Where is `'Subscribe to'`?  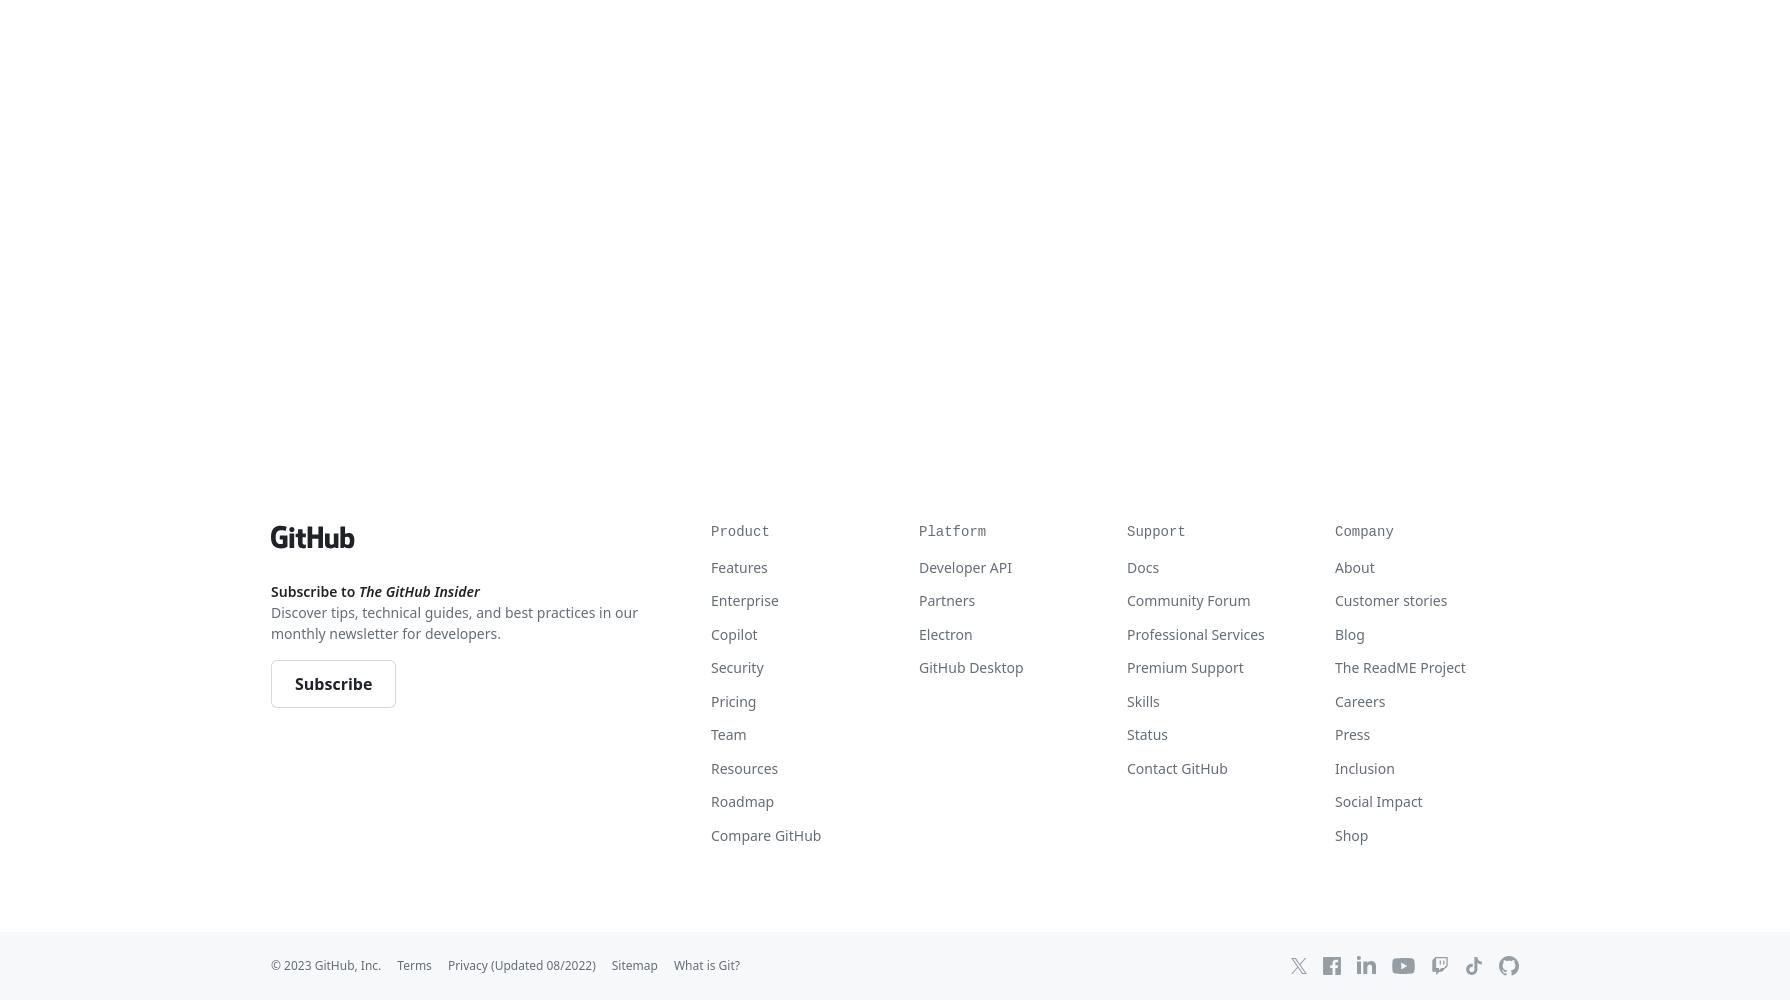
'Subscribe to' is located at coordinates (314, 589).